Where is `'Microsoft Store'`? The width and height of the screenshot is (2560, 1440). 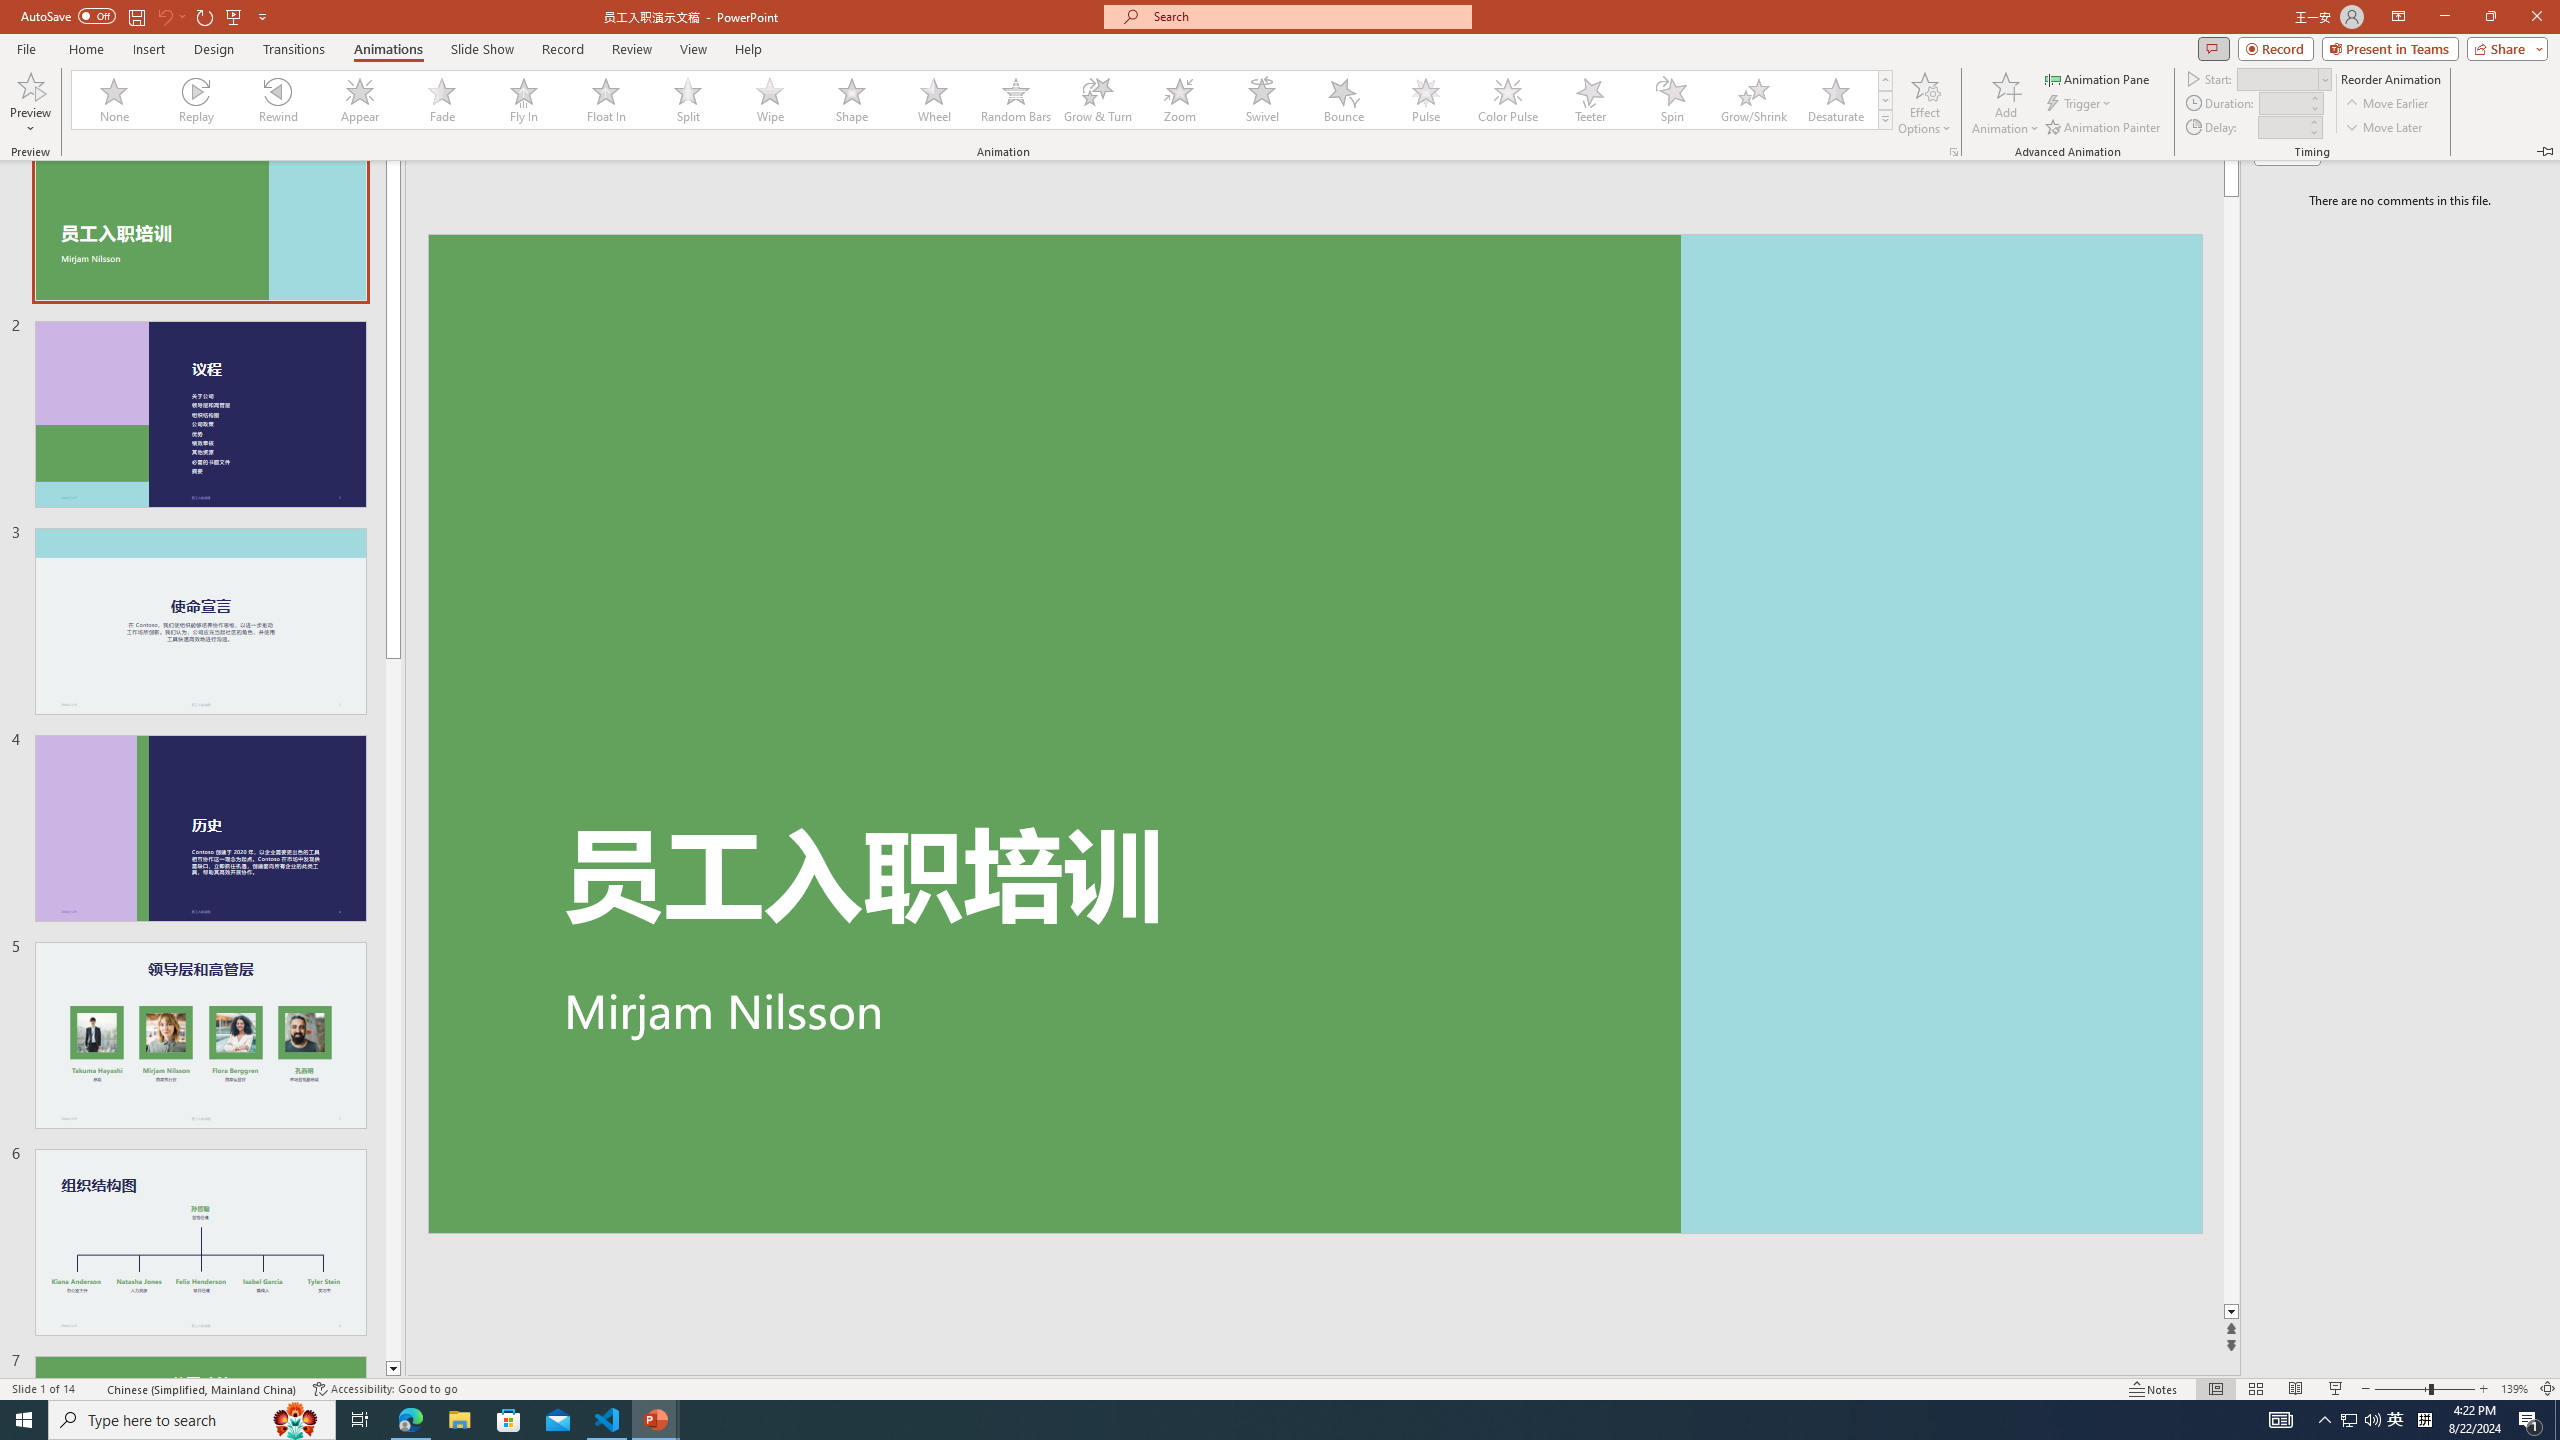 'Microsoft Store' is located at coordinates (509, 1418).